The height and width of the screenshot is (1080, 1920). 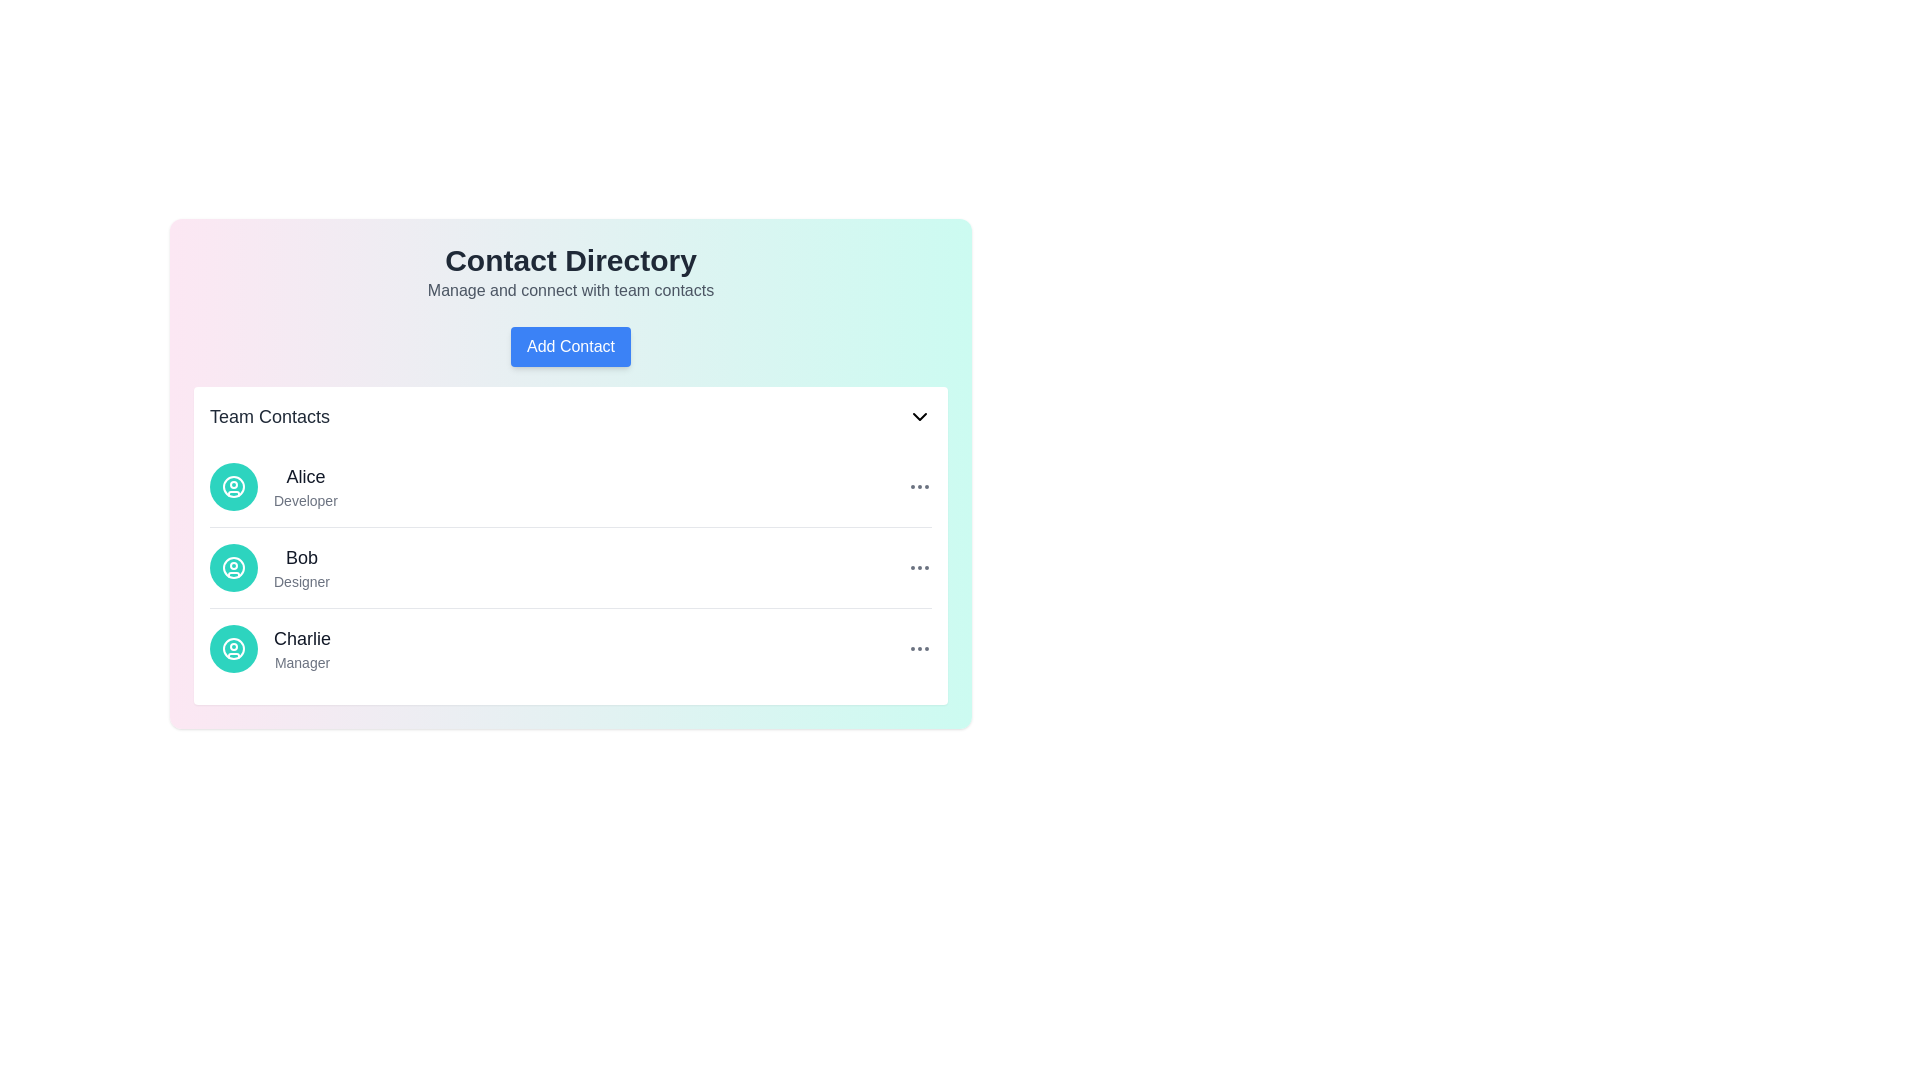 What do you see at coordinates (919, 415) in the screenshot?
I see `the downward-facing chevron icon located on the far right side of the 'Team Contacts' section` at bounding box center [919, 415].